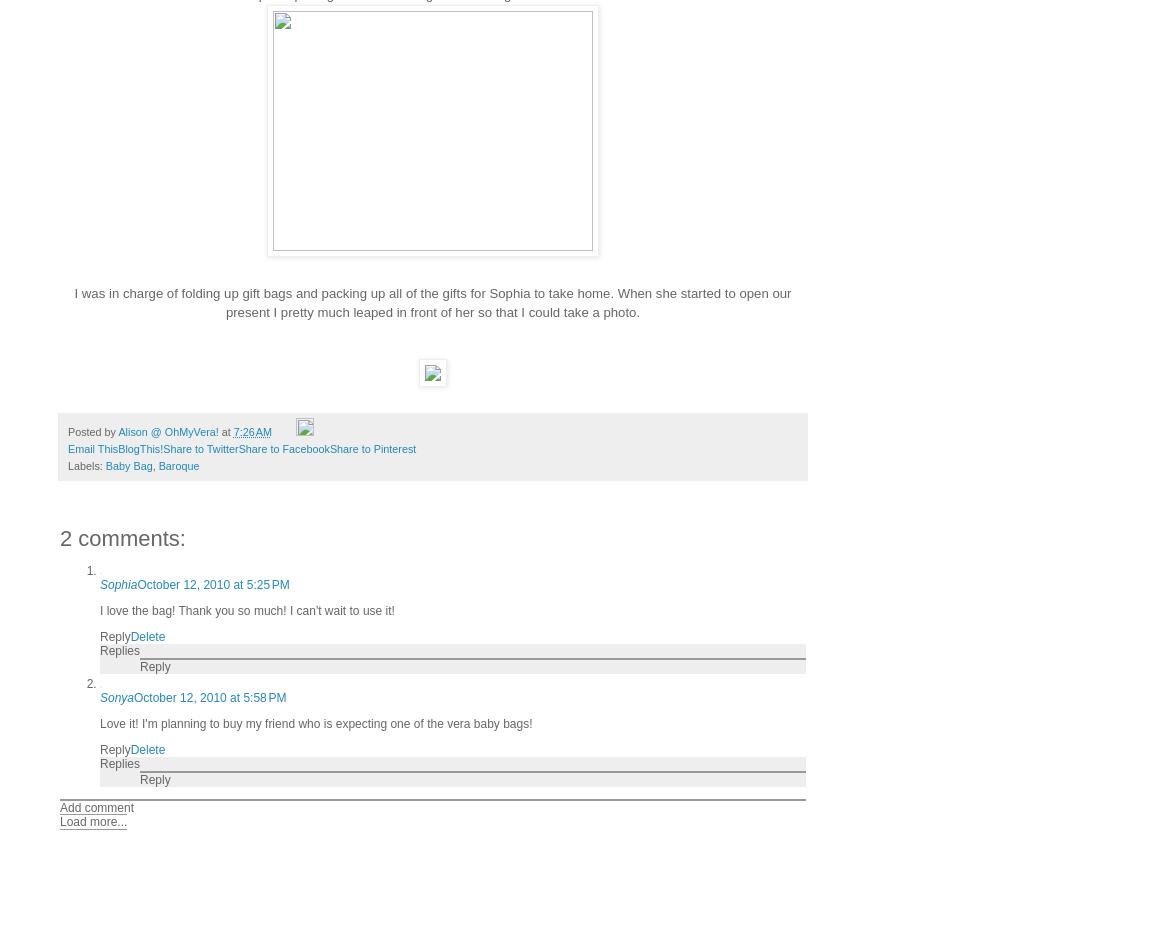  Describe the element at coordinates (237, 447) in the screenshot. I see `'Share to Facebook'` at that location.